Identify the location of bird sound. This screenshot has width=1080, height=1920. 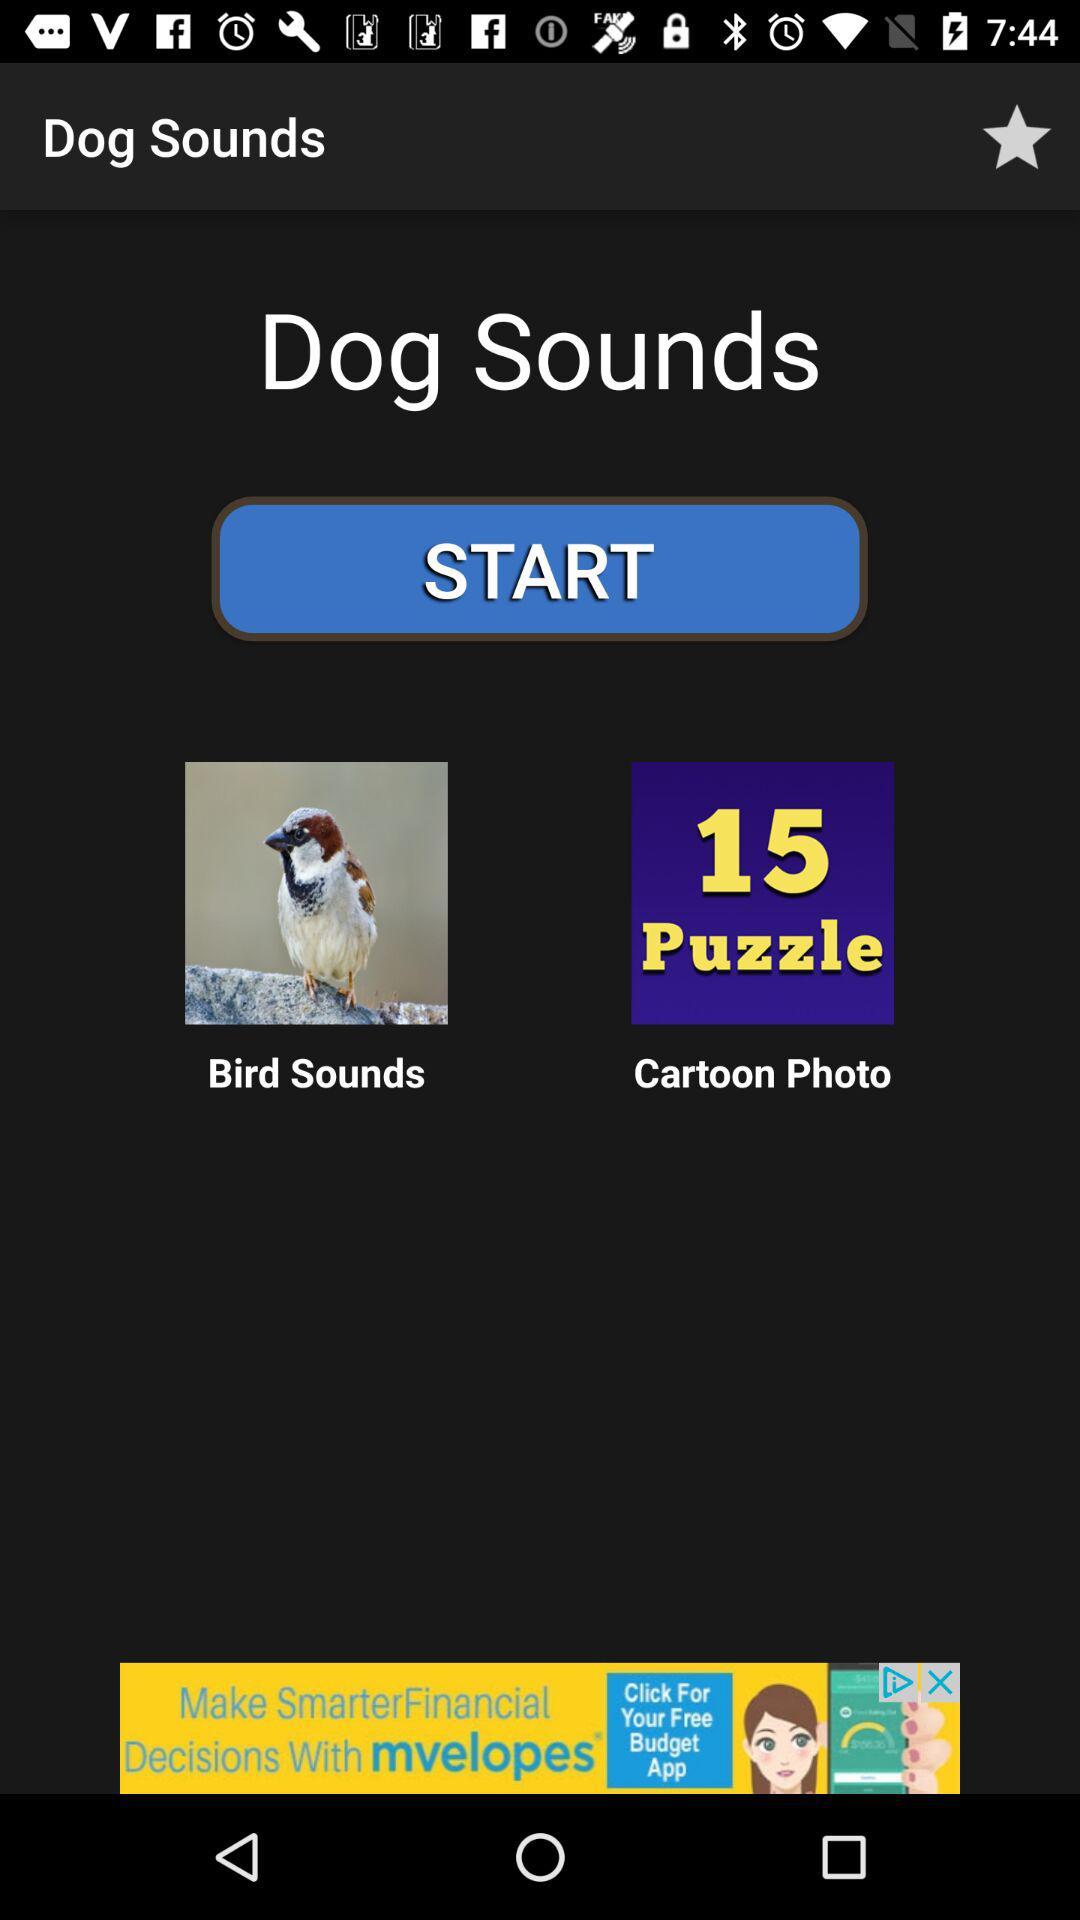
(315, 892).